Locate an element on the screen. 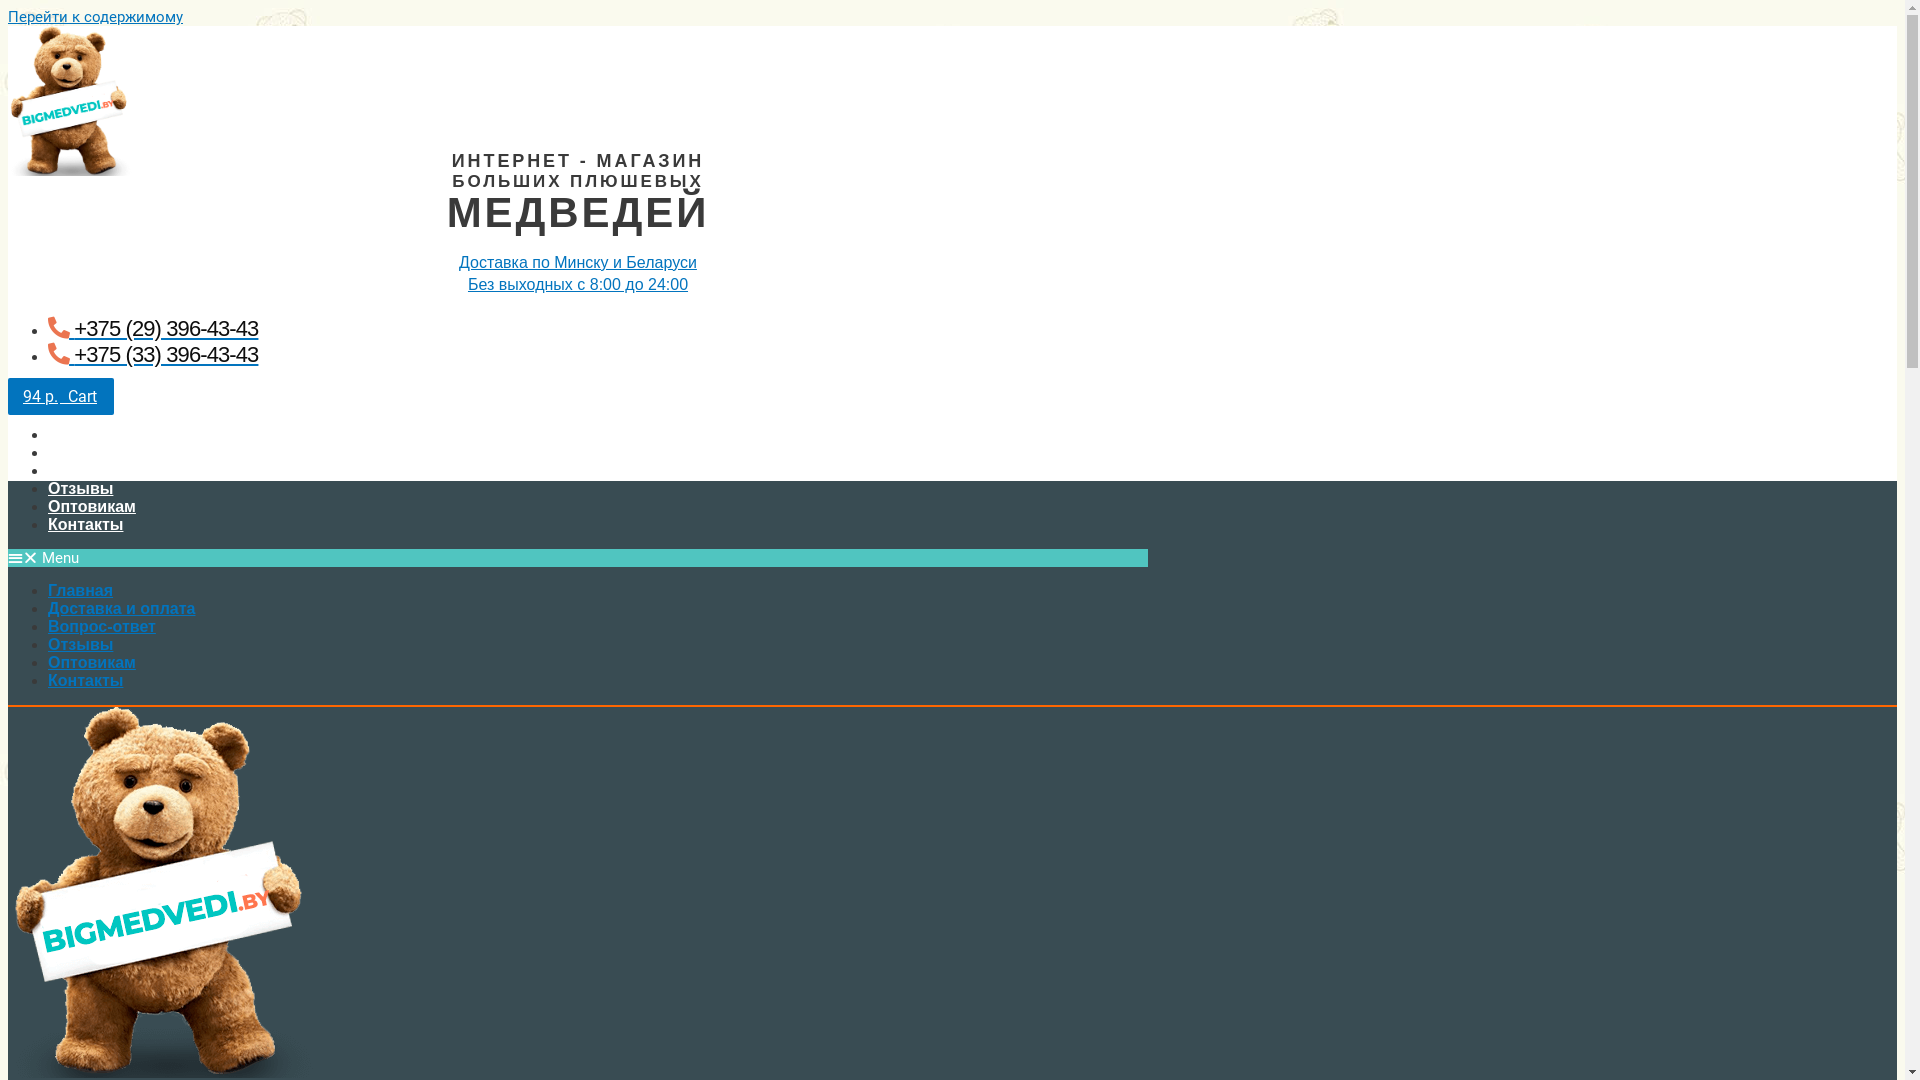 This screenshot has width=1920, height=1080. '+375 (33) 396-43-43' is located at coordinates (152, 353).